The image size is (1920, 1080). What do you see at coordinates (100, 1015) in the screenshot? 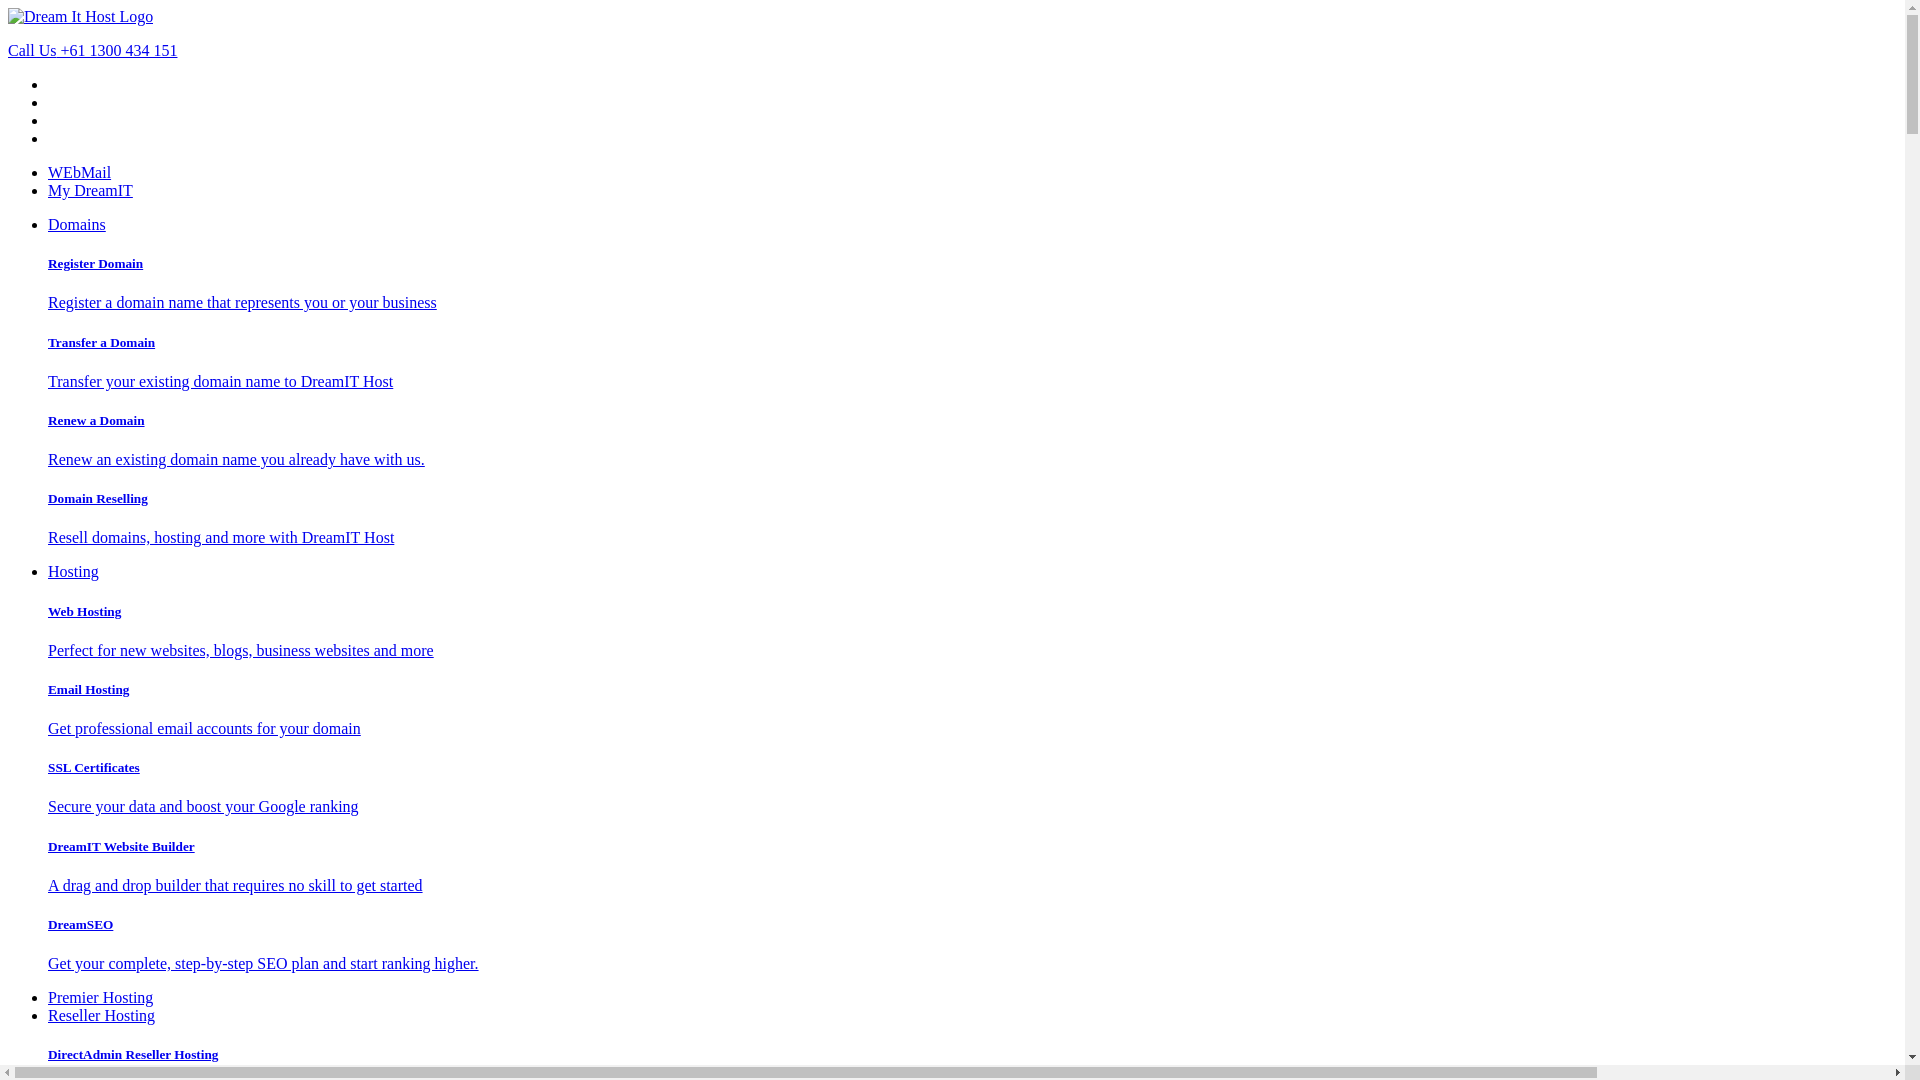
I see `'Reseller Hosting'` at bounding box center [100, 1015].